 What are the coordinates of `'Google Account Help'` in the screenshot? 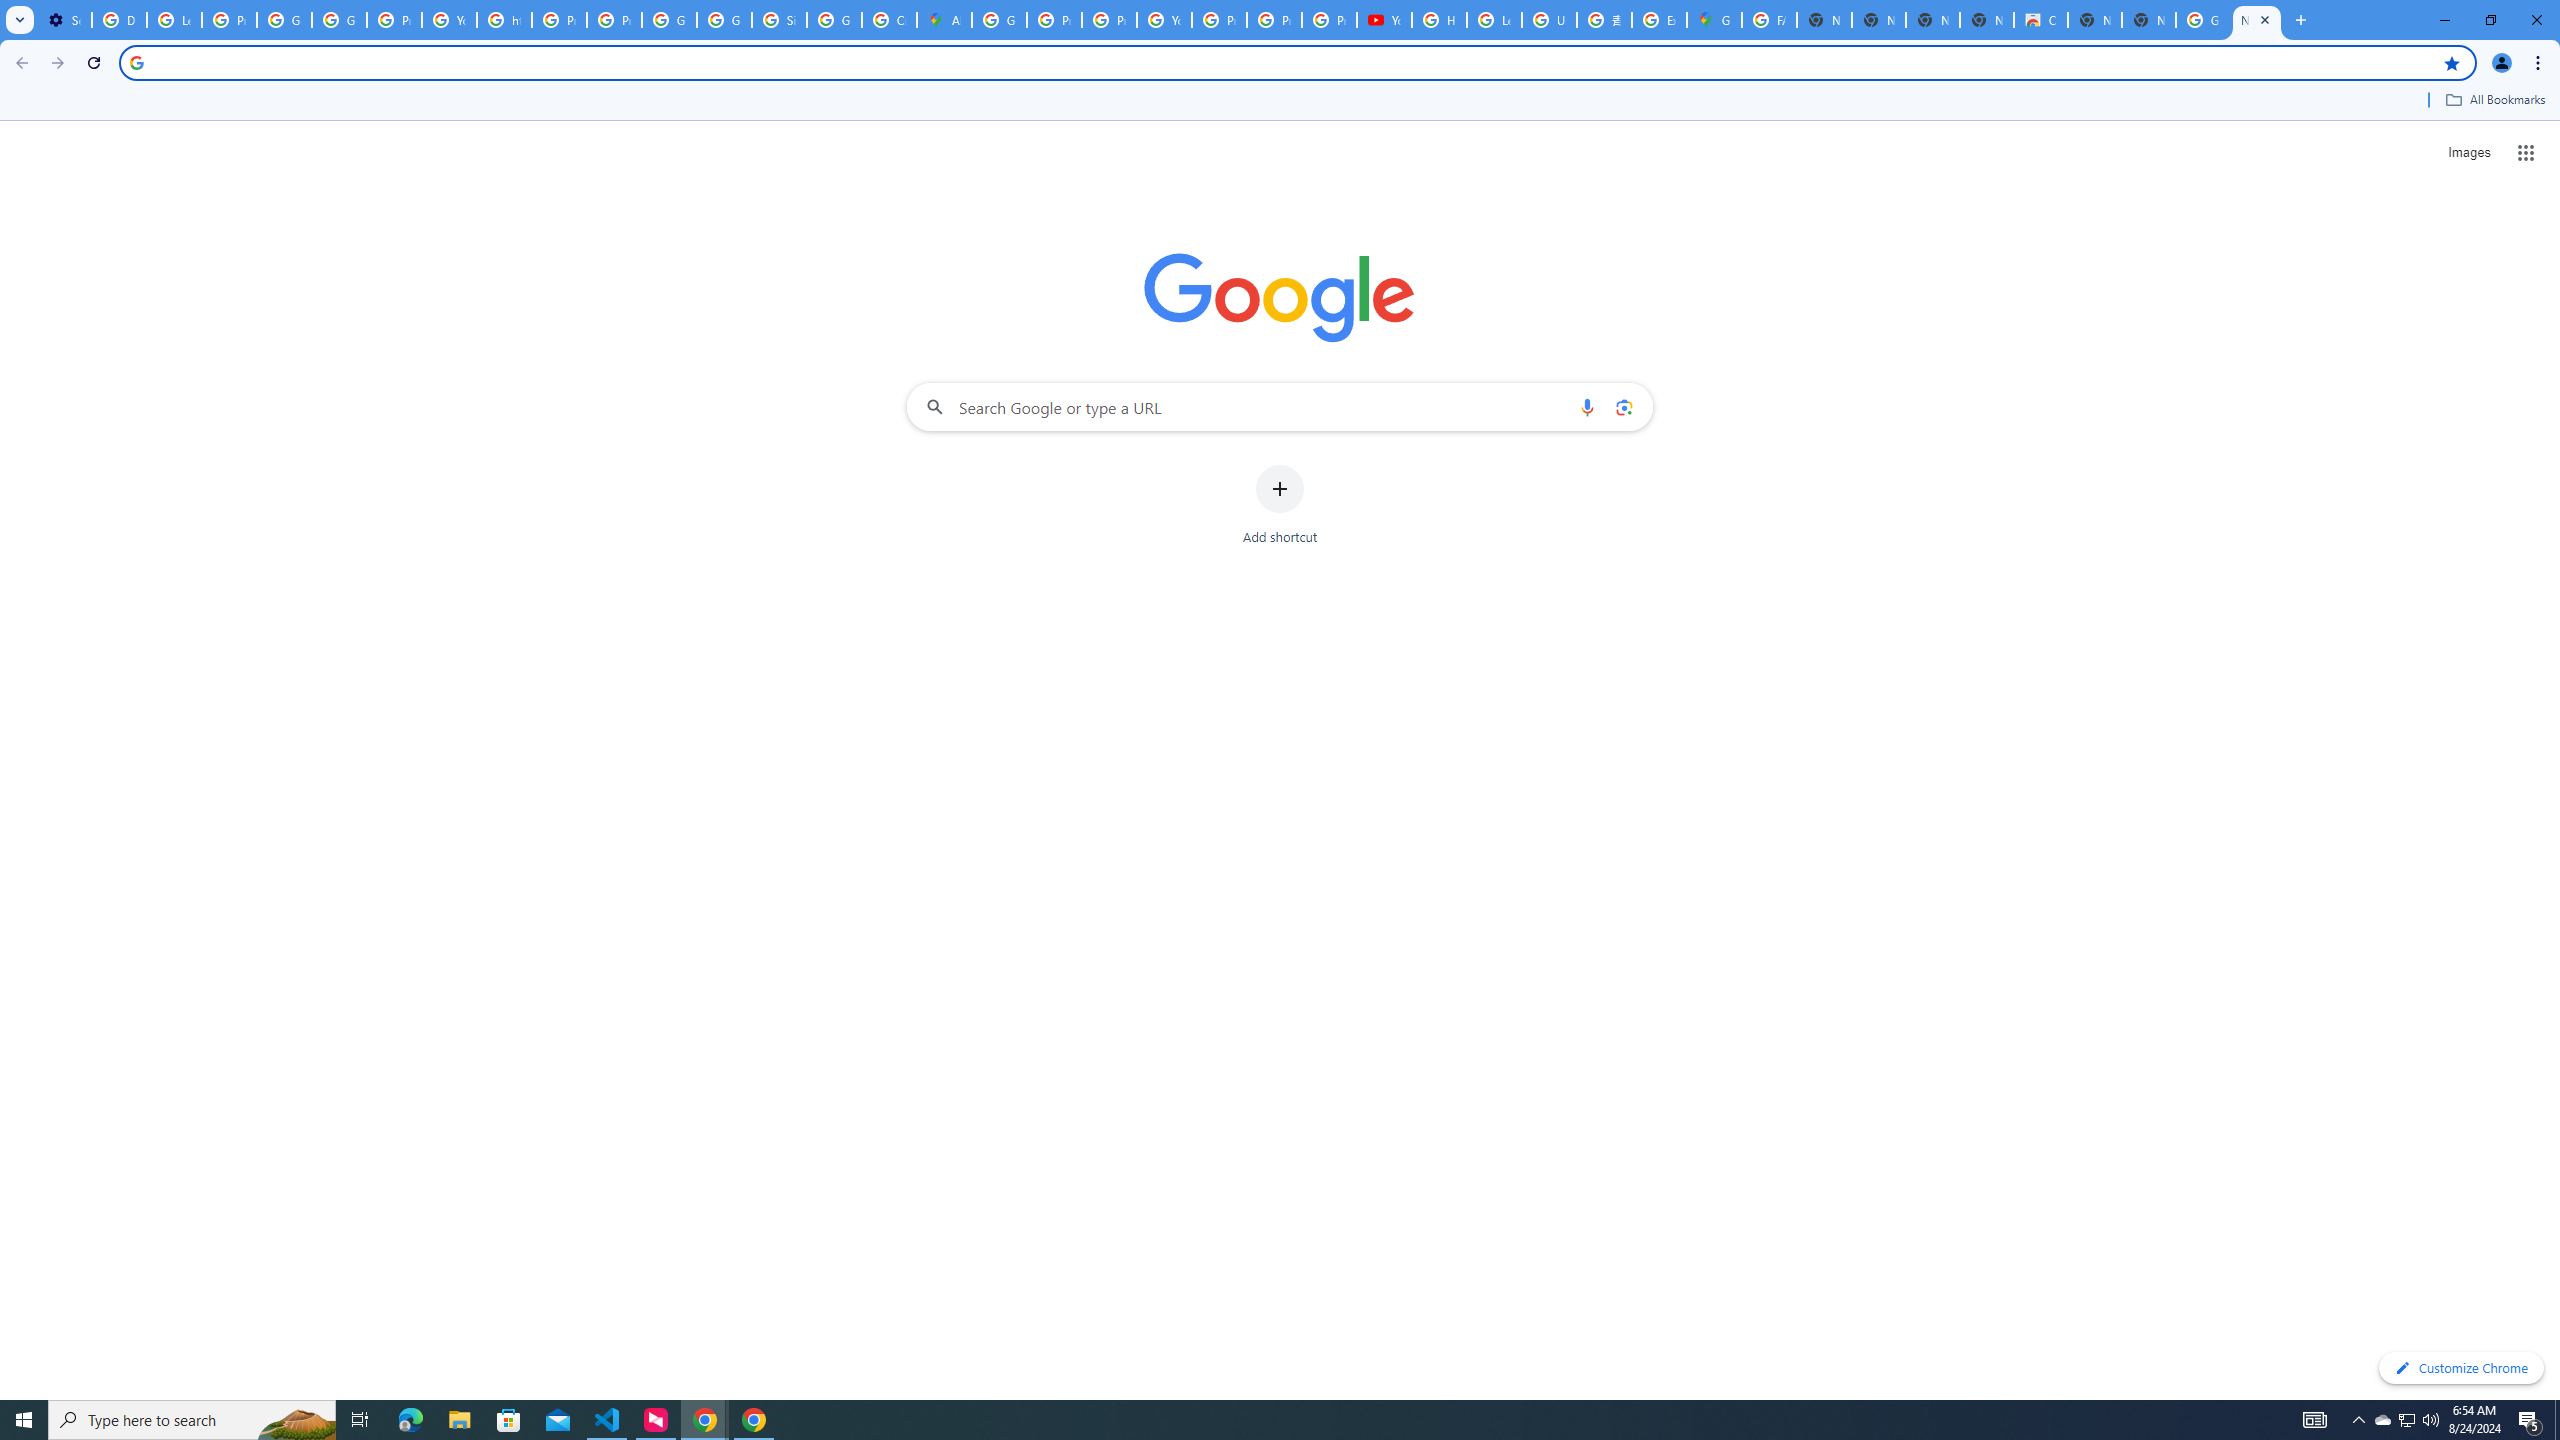 It's located at (284, 19).